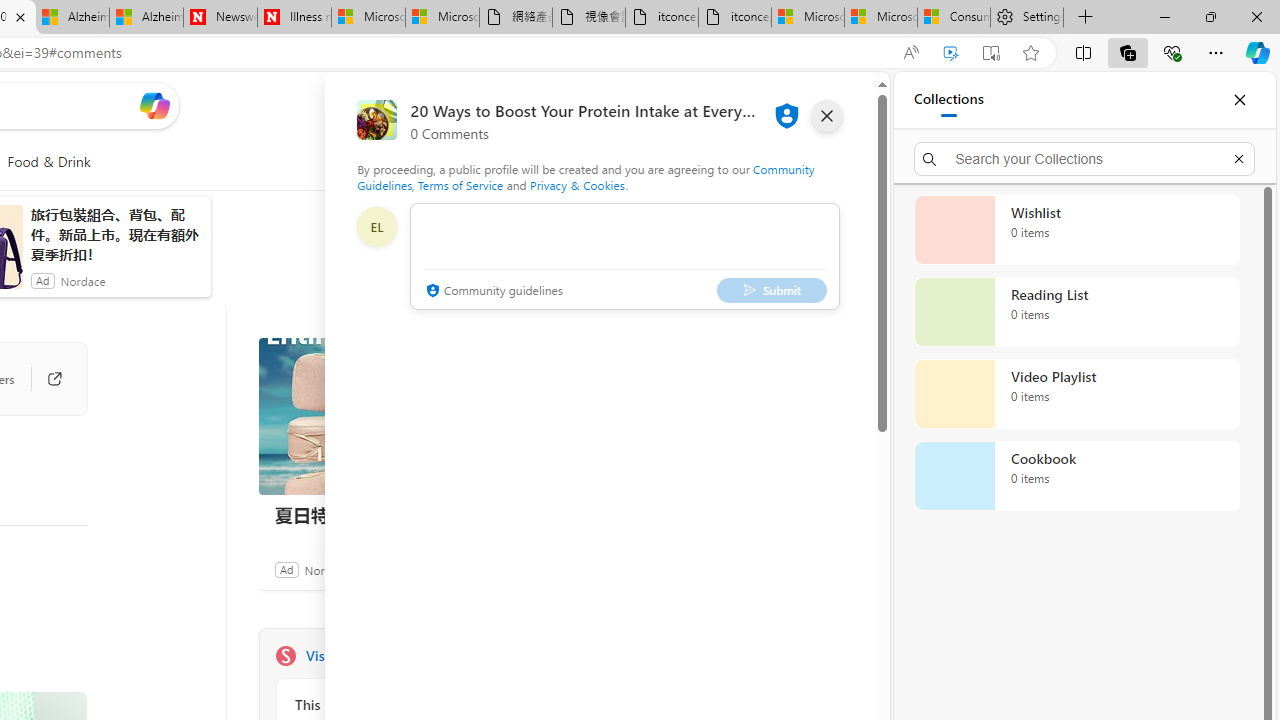 The image size is (1280, 720). What do you see at coordinates (1076, 312) in the screenshot?
I see `'Reading List collection, 0 items'` at bounding box center [1076, 312].